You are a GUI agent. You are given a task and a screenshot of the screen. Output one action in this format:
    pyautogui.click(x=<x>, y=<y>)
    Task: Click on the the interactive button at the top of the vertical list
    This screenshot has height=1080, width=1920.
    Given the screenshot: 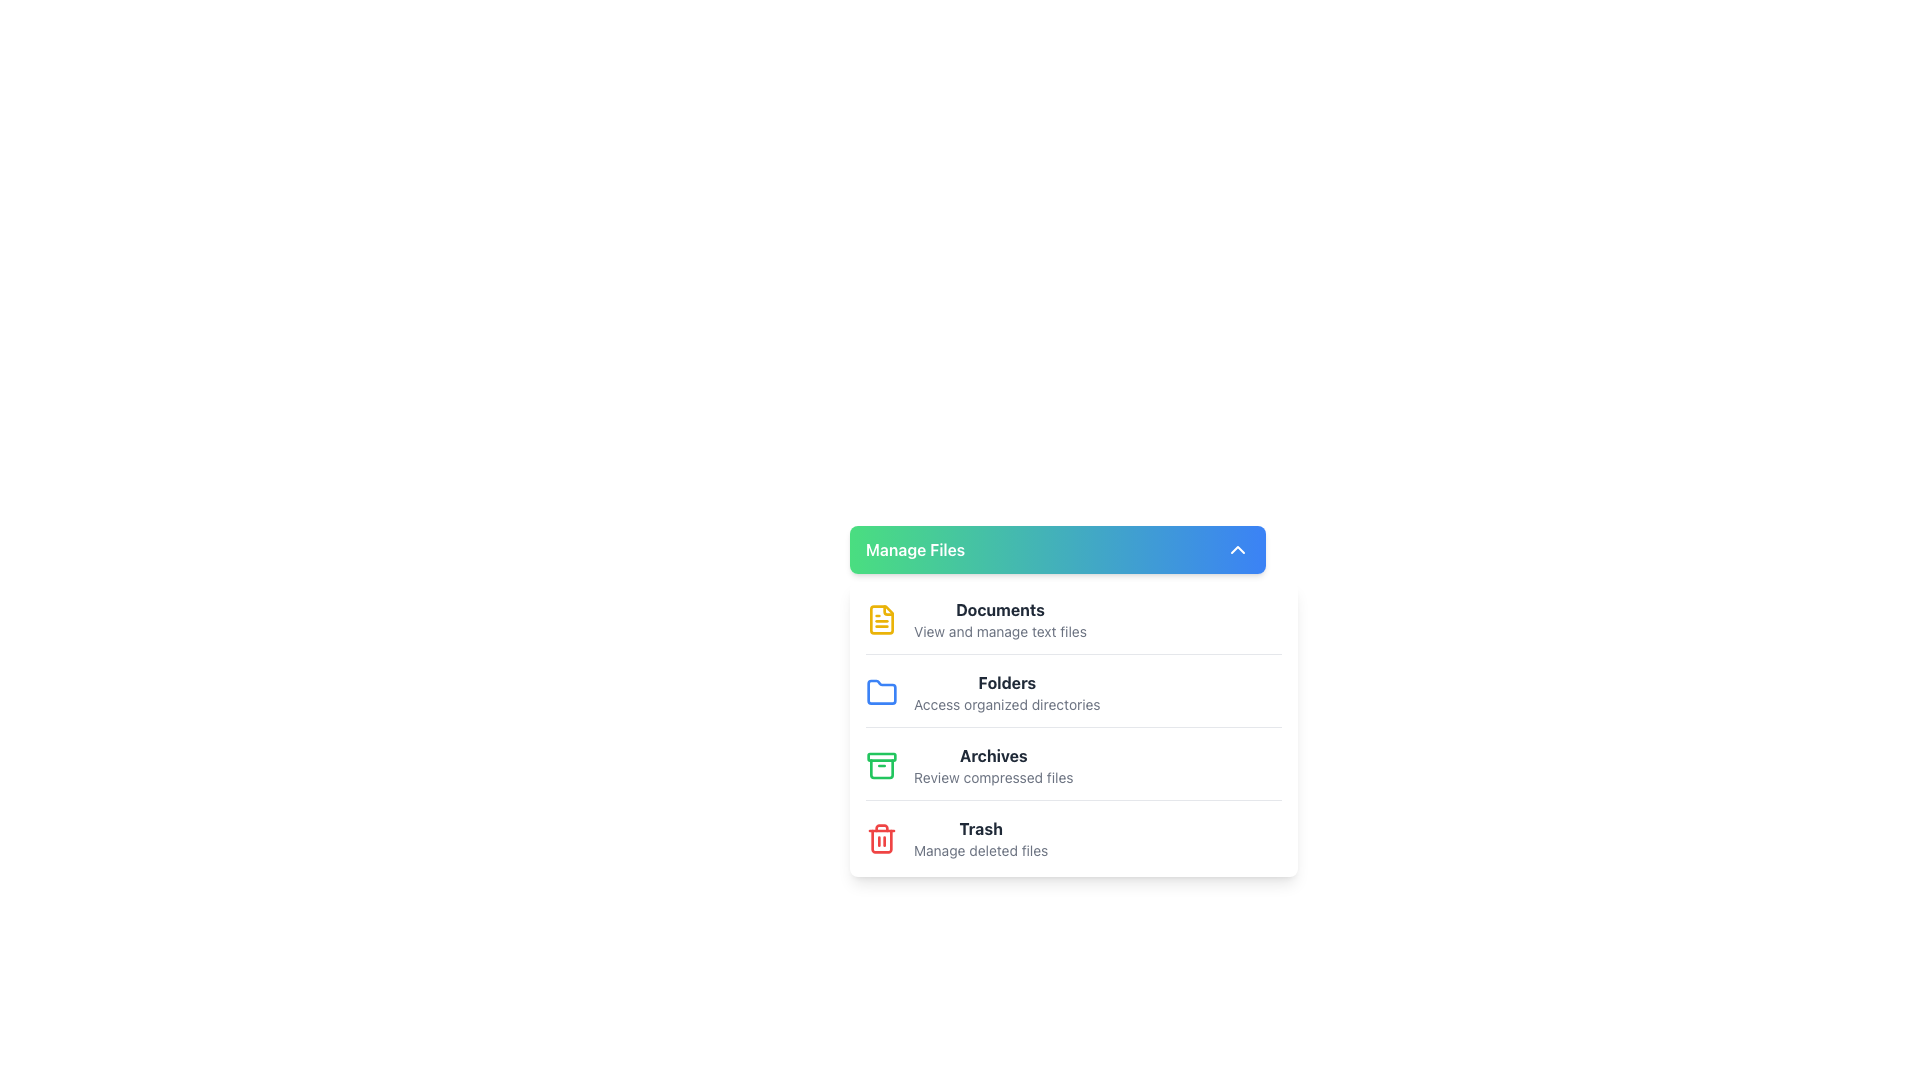 What is the action you would take?
    pyautogui.click(x=1056, y=550)
    